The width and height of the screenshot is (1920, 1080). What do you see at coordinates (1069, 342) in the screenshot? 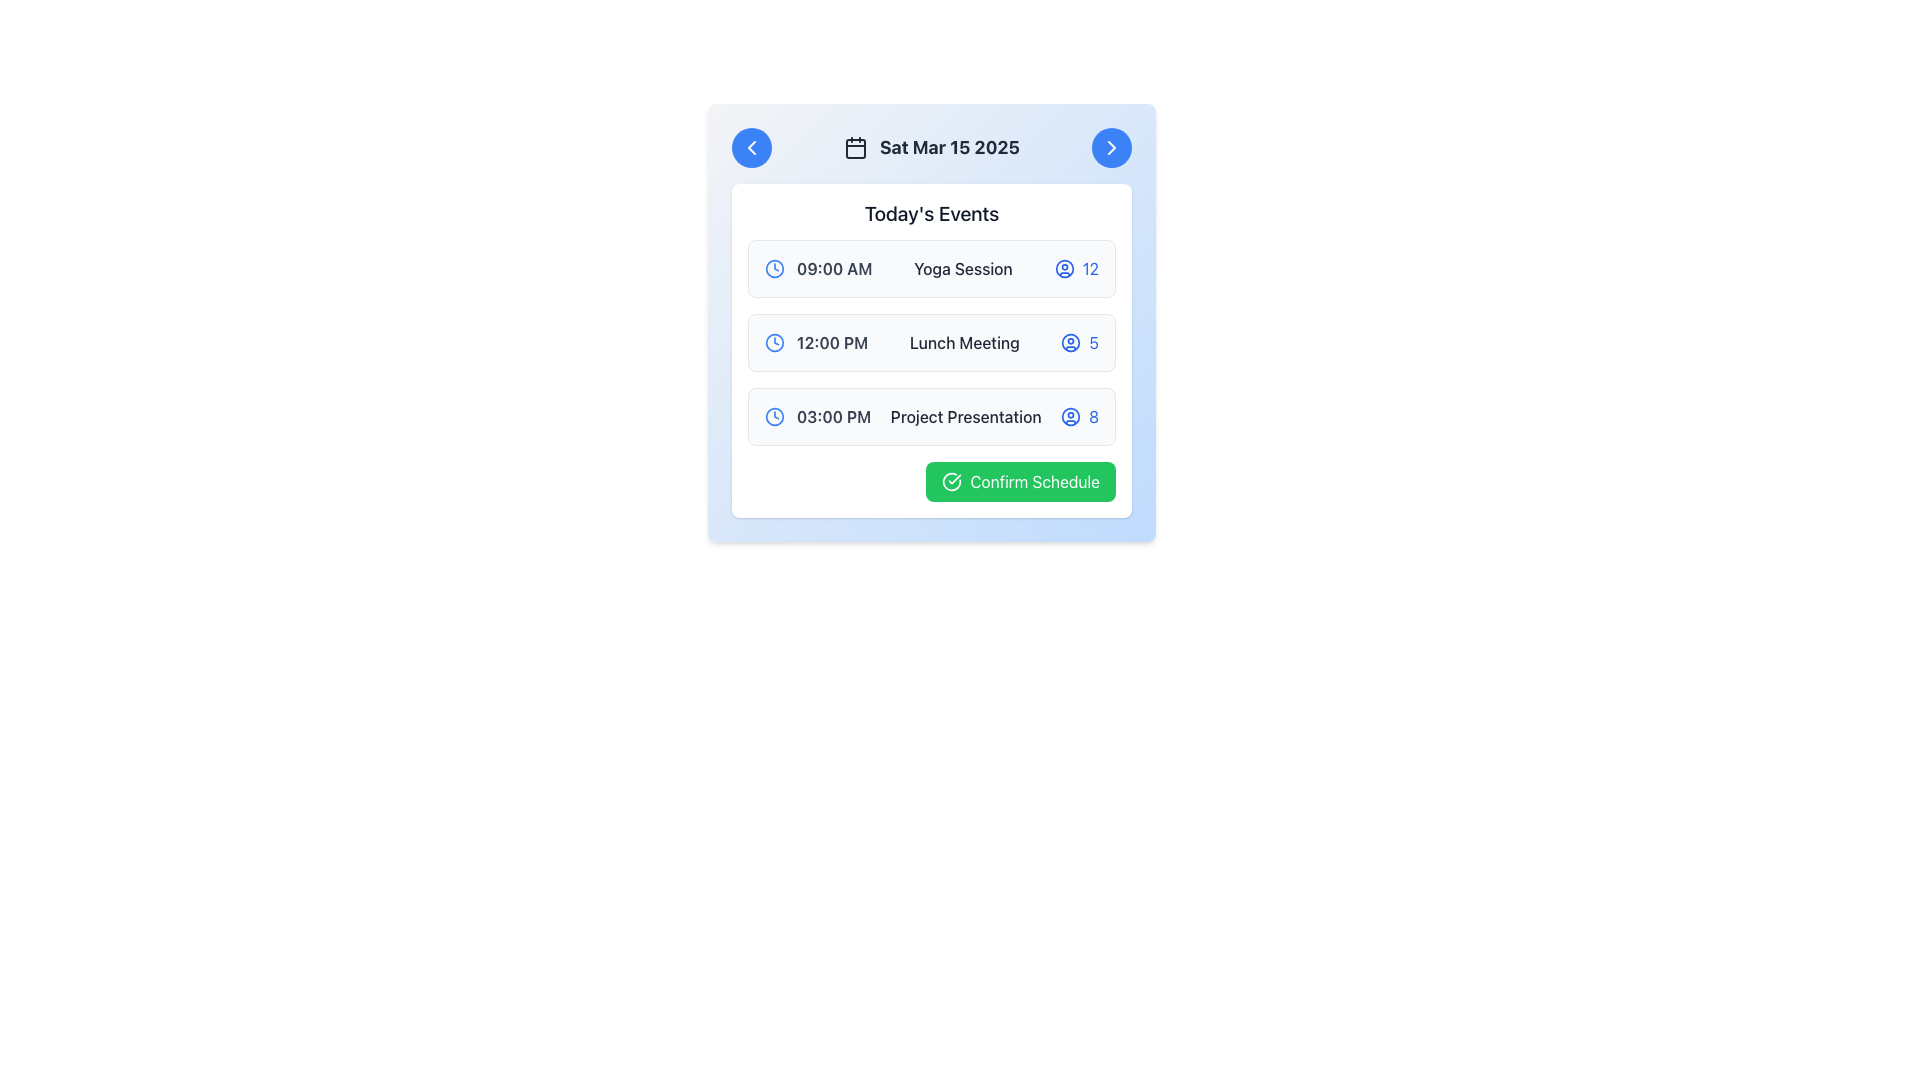
I see `the user icon representing the attendee for the 'Lunch Meeting' event located in the 'Today's Events' section, positioned to the right of the event name and near the numerical indicator (5)` at bounding box center [1069, 342].